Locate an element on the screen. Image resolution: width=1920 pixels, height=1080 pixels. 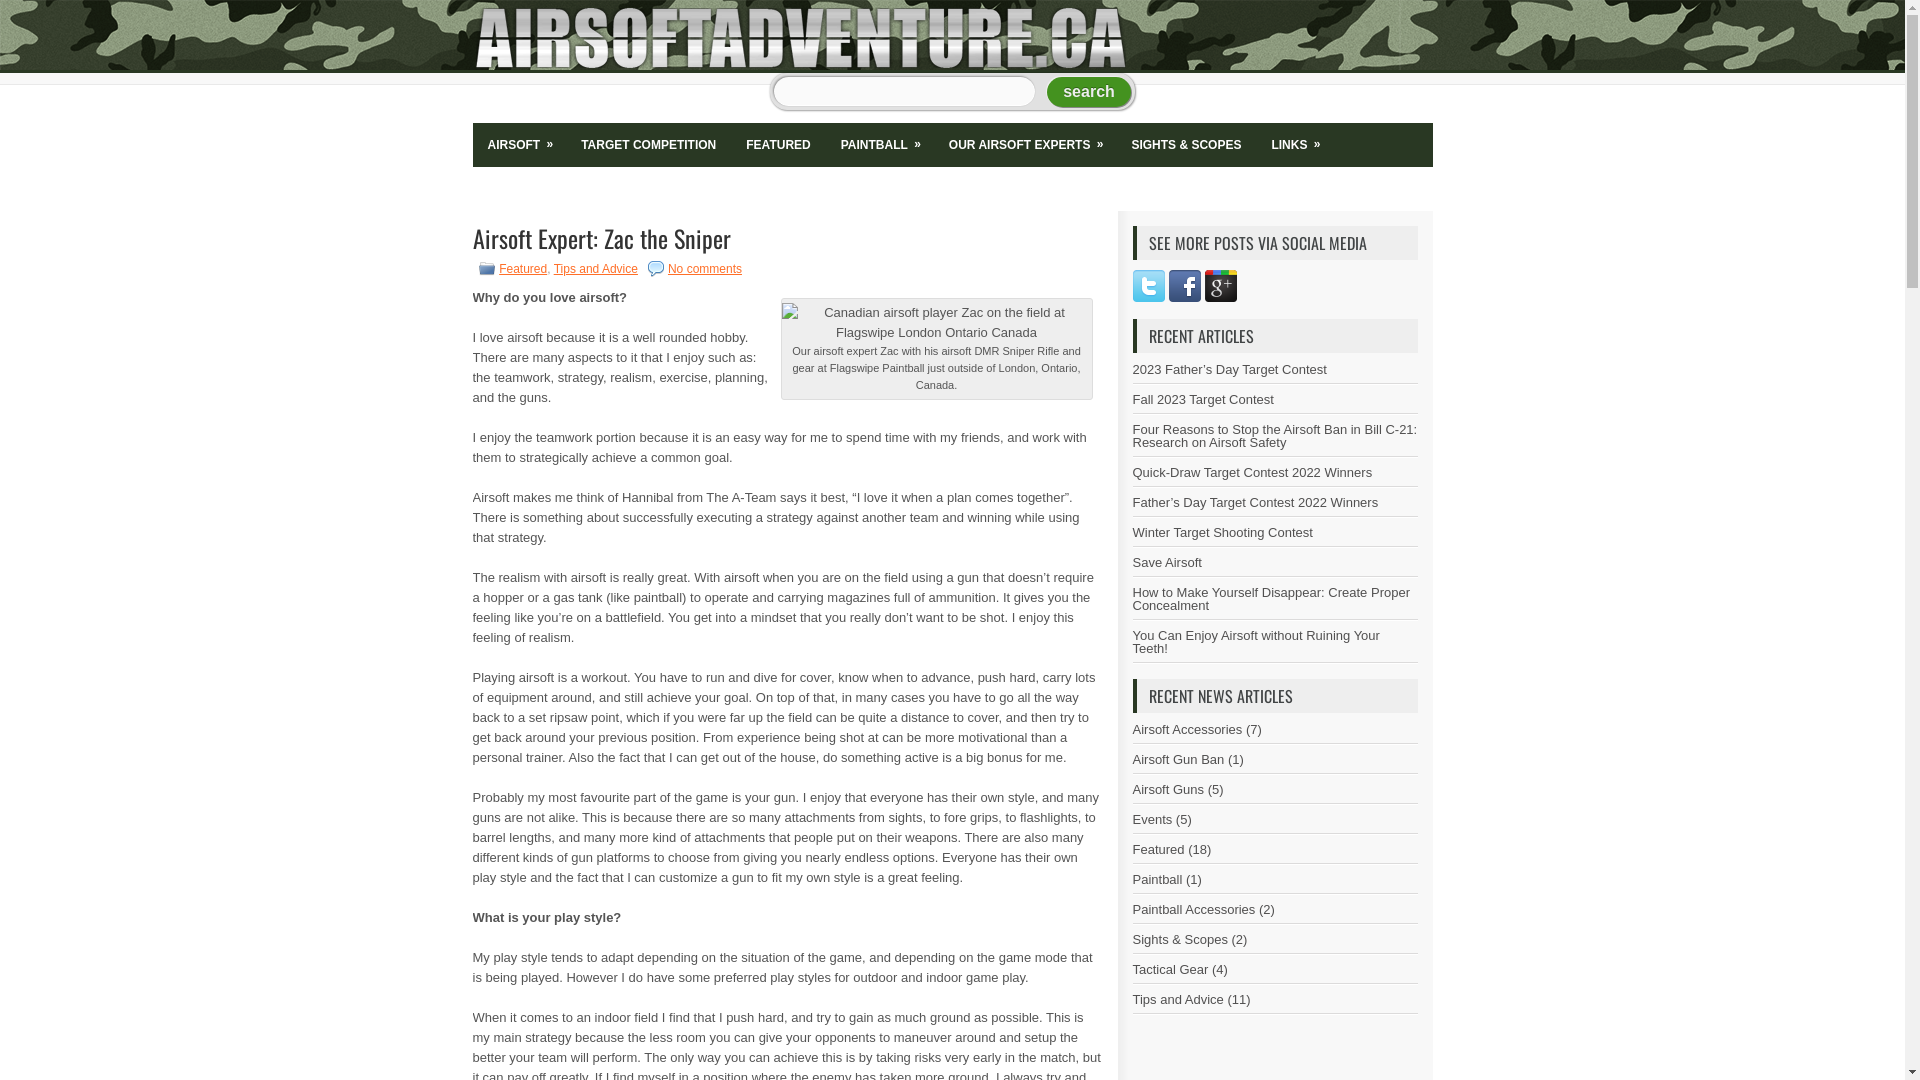
'Fall 2023 Target Contest' is located at coordinates (1201, 399).